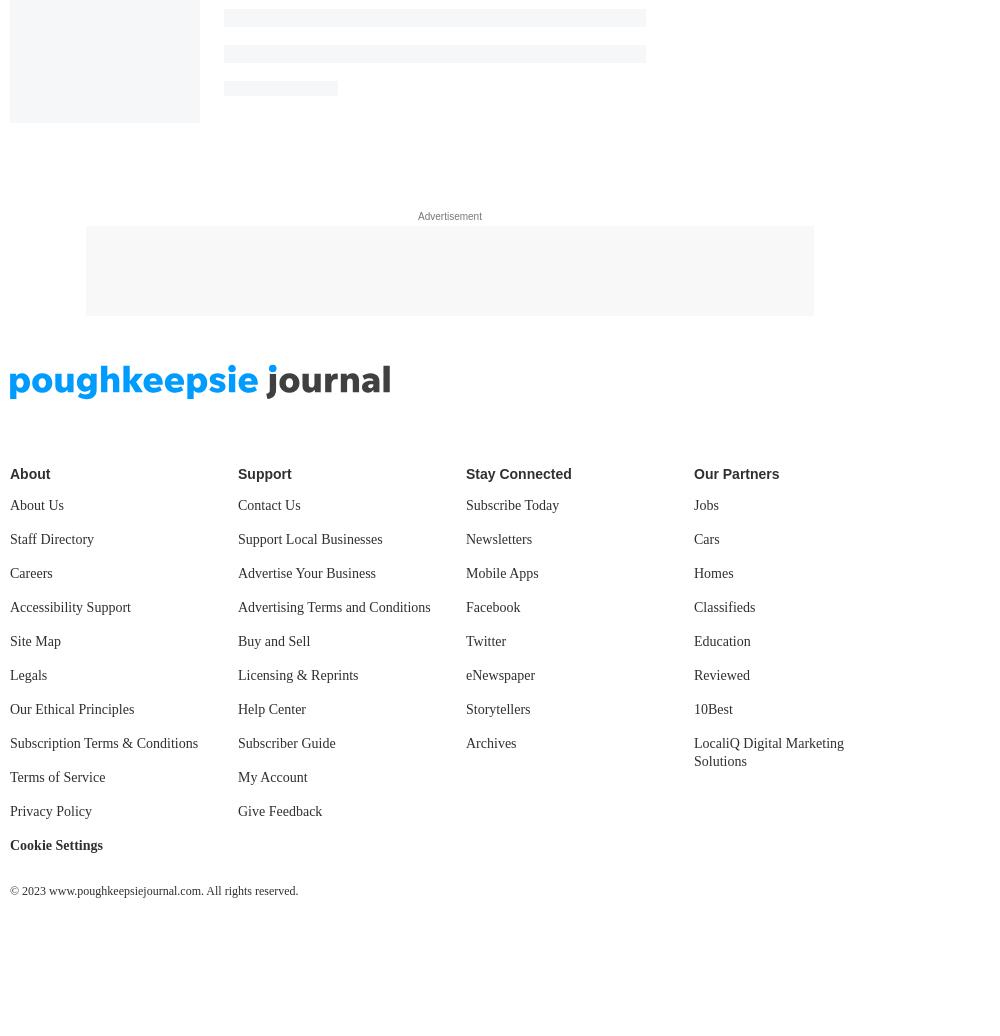  I want to click on 'Classifieds', so click(693, 606).